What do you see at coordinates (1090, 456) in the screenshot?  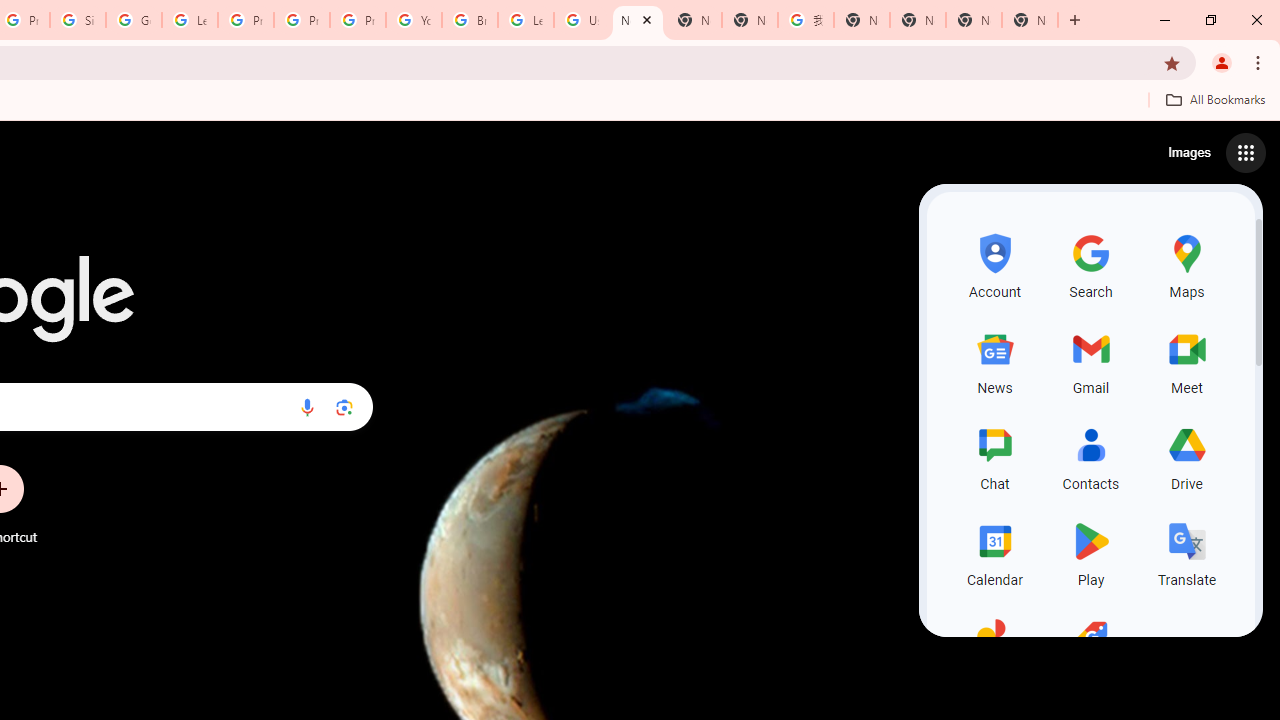 I see `'Contacts, row 3 of 5 and column 2 of 3 in the first section'` at bounding box center [1090, 456].